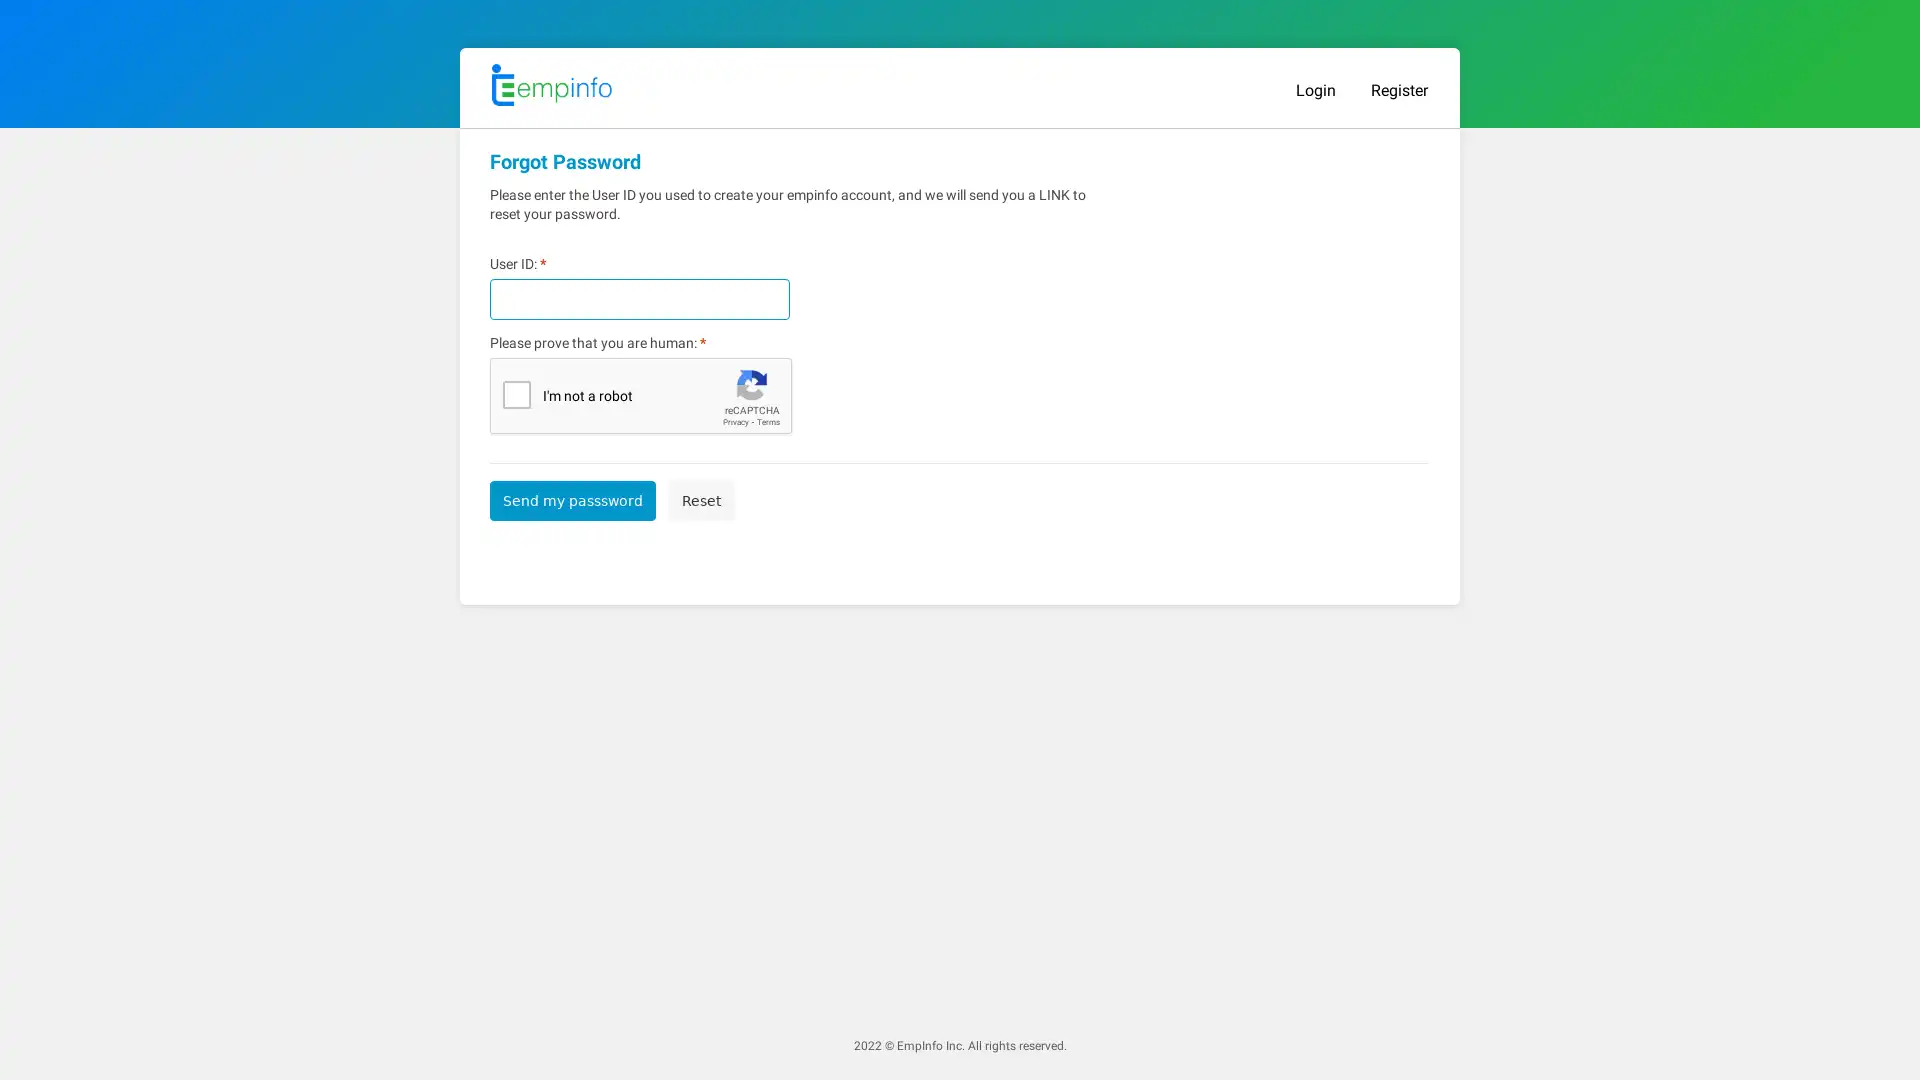 Image resolution: width=1920 pixels, height=1080 pixels. Describe the element at coordinates (571, 500) in the screenshot. I see `Send my passsword` at that location.